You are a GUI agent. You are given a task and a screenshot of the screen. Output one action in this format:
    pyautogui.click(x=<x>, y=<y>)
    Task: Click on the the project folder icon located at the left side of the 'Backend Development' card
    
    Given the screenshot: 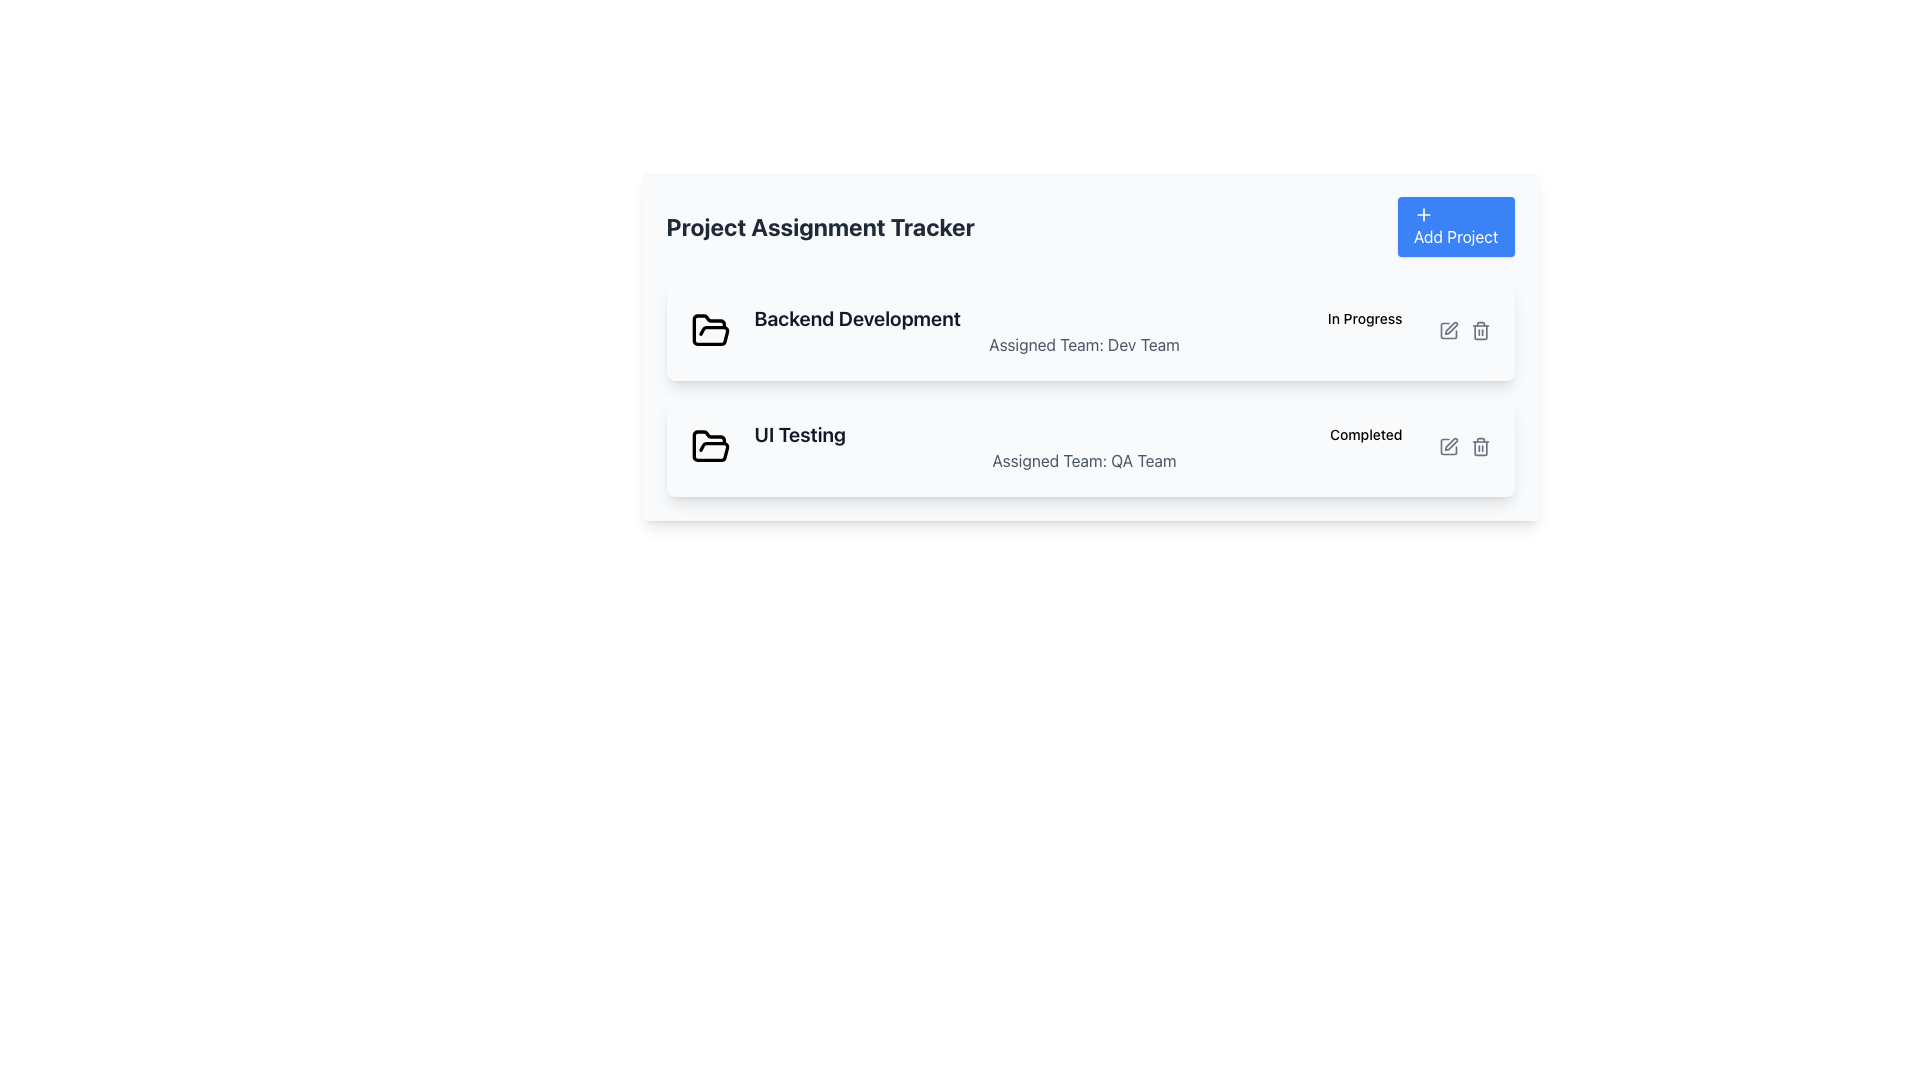 What is the action you would take?
    pyautogui.click(x=710, y=330)
    